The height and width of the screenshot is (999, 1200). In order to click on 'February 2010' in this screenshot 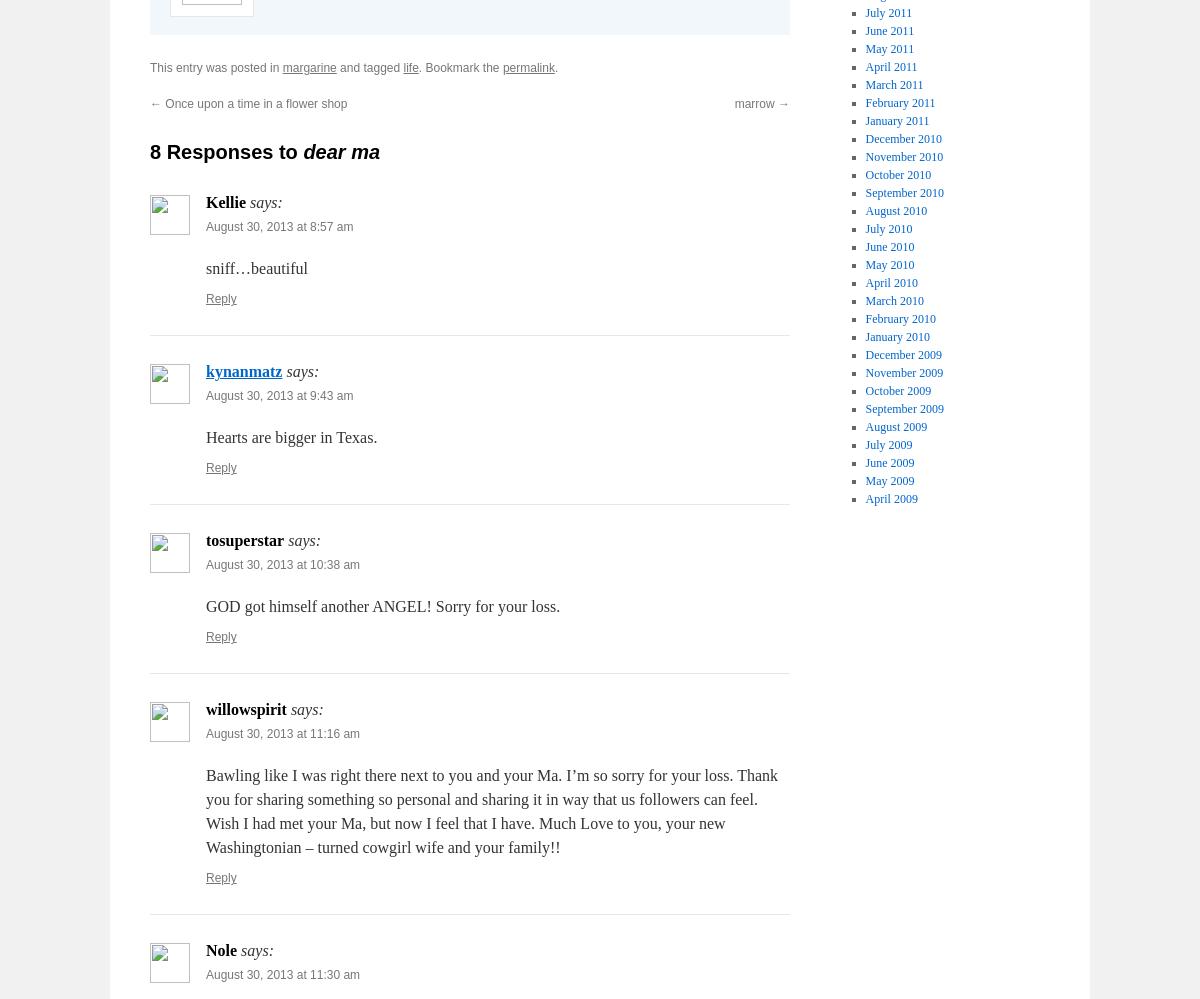, I will do `click(900, 317)`.